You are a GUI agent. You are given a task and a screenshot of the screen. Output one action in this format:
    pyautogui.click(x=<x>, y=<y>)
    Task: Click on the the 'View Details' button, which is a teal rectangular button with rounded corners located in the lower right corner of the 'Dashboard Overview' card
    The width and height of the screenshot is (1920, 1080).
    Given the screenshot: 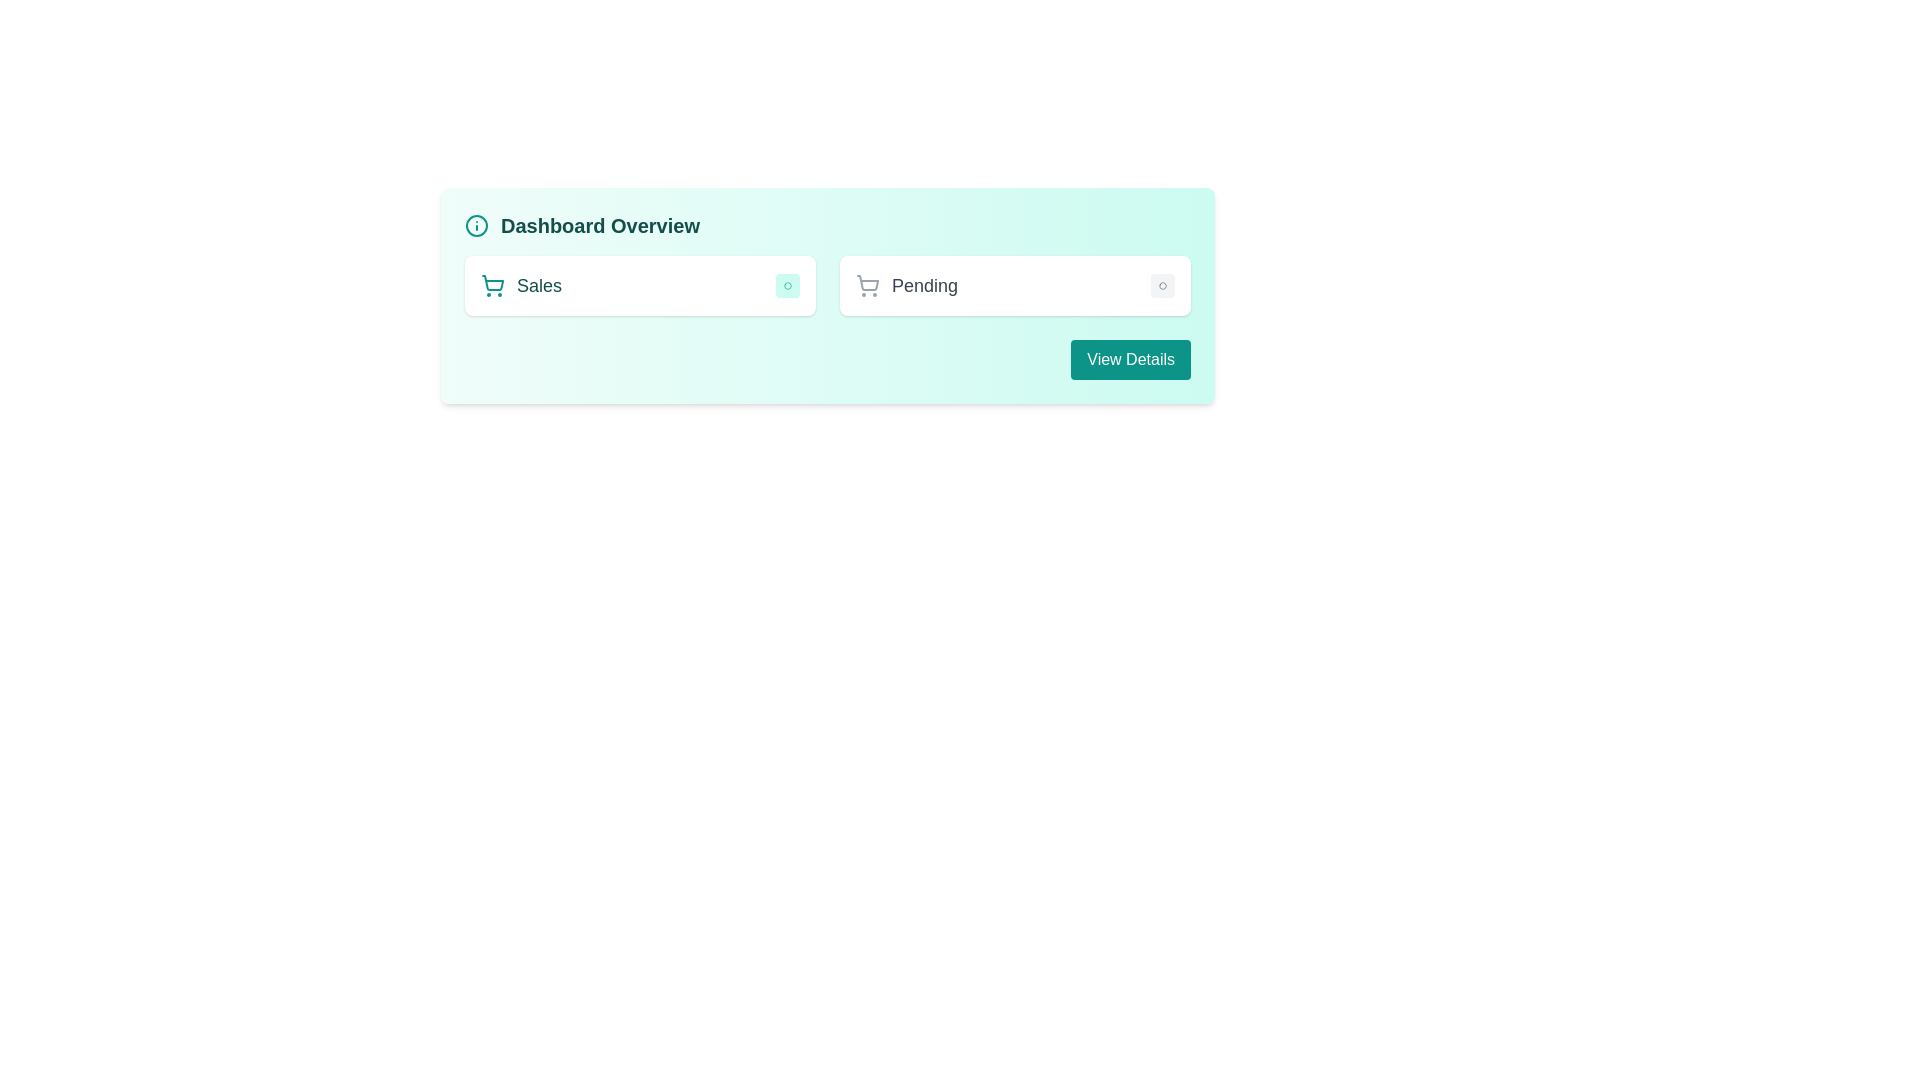 What is the action you would take?
    pyautogui.click(x=1131, y=358)
    